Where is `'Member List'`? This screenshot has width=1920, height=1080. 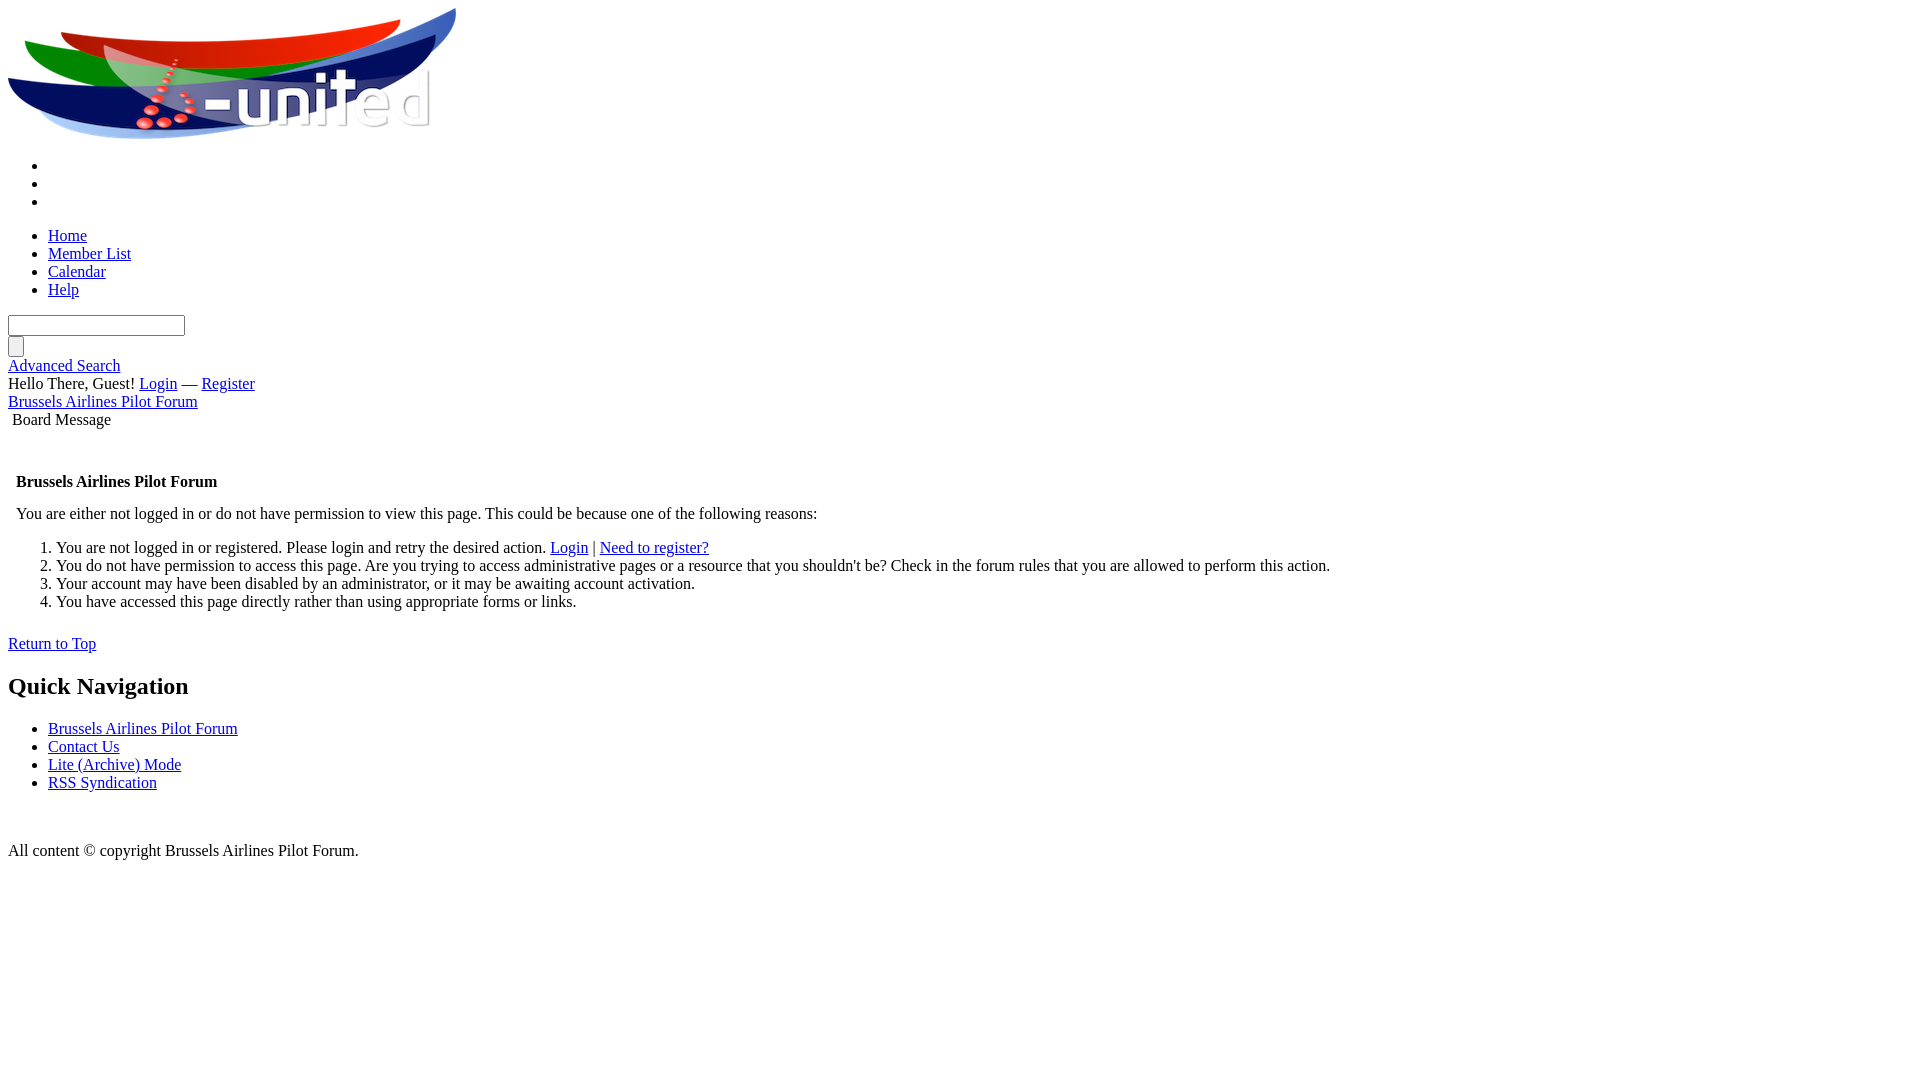 'Member List' is located at coordinates (88, 252).